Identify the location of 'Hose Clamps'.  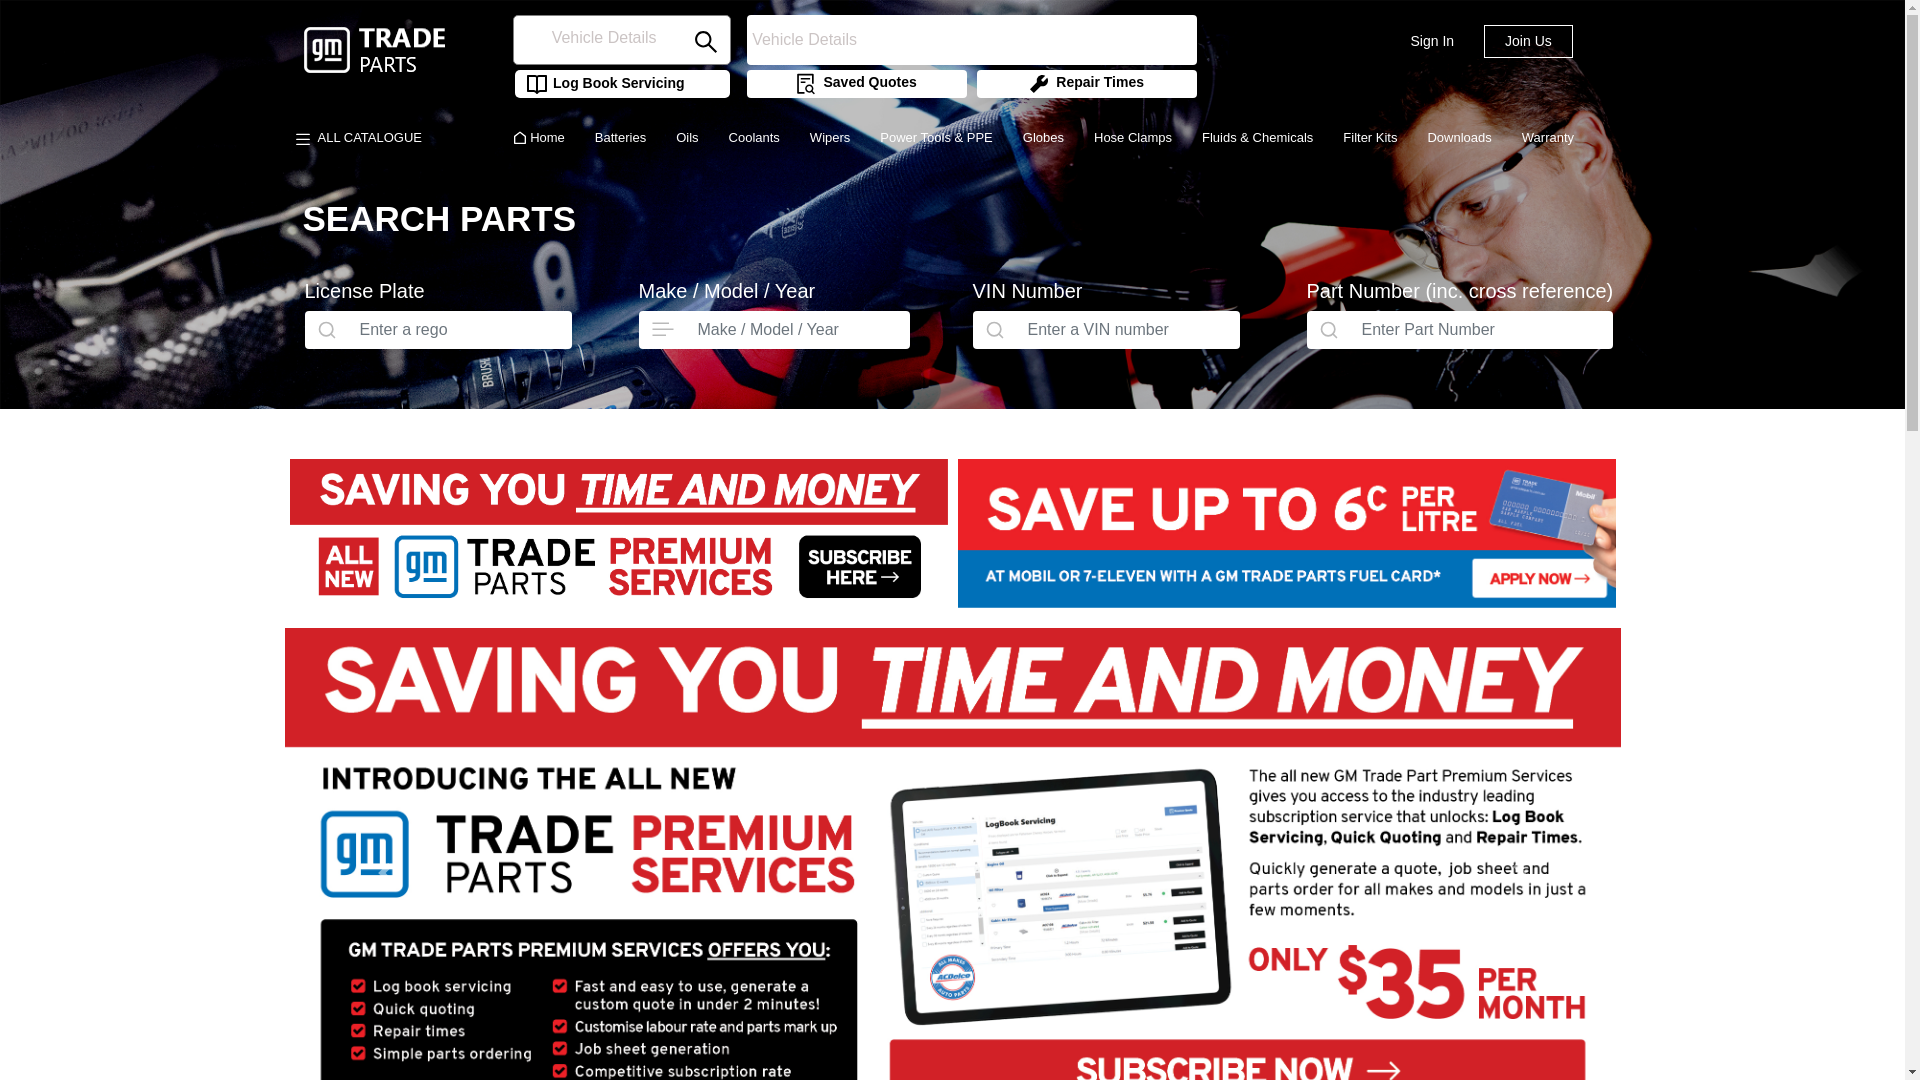
(1132, 137).